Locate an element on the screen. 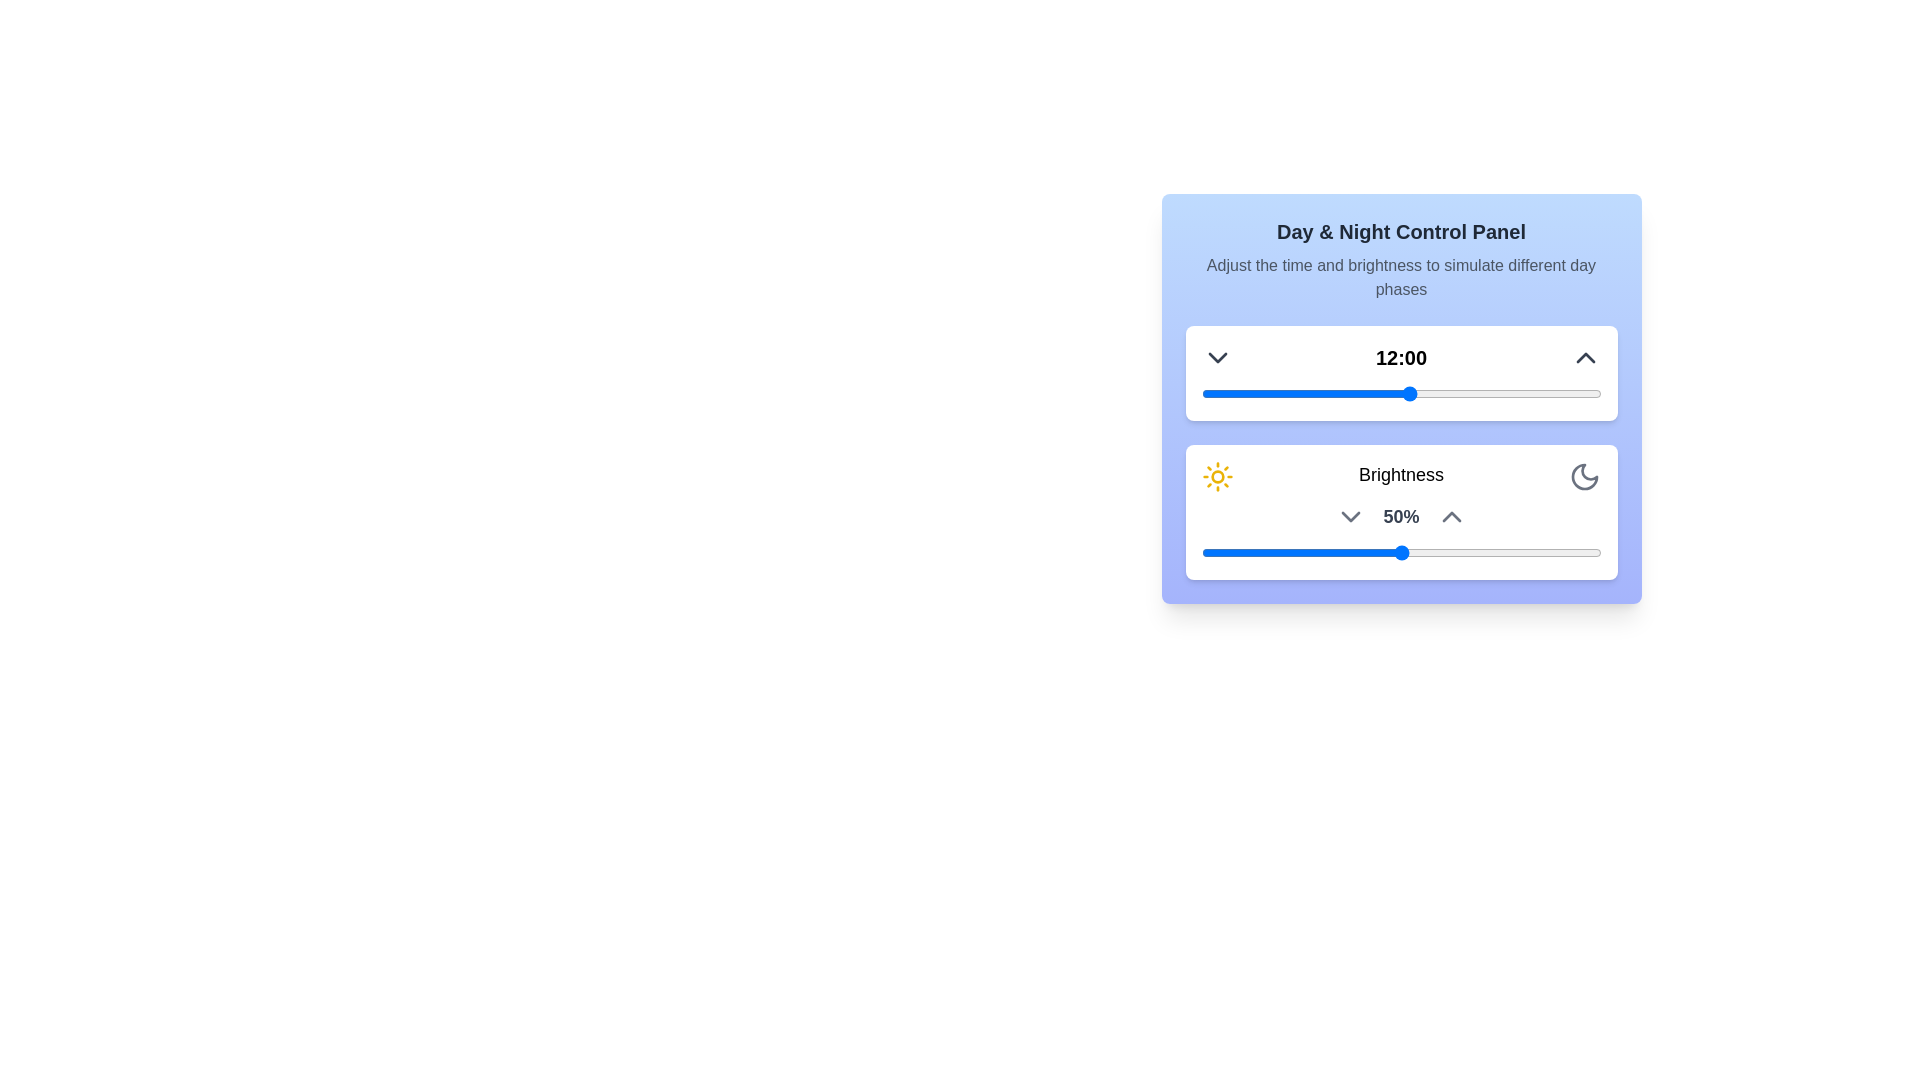  the chevron-shaped upward arrow icon button located to the right of the '12:00' label in the Day & Night Control Panel is located at coordinates (1584, 357).